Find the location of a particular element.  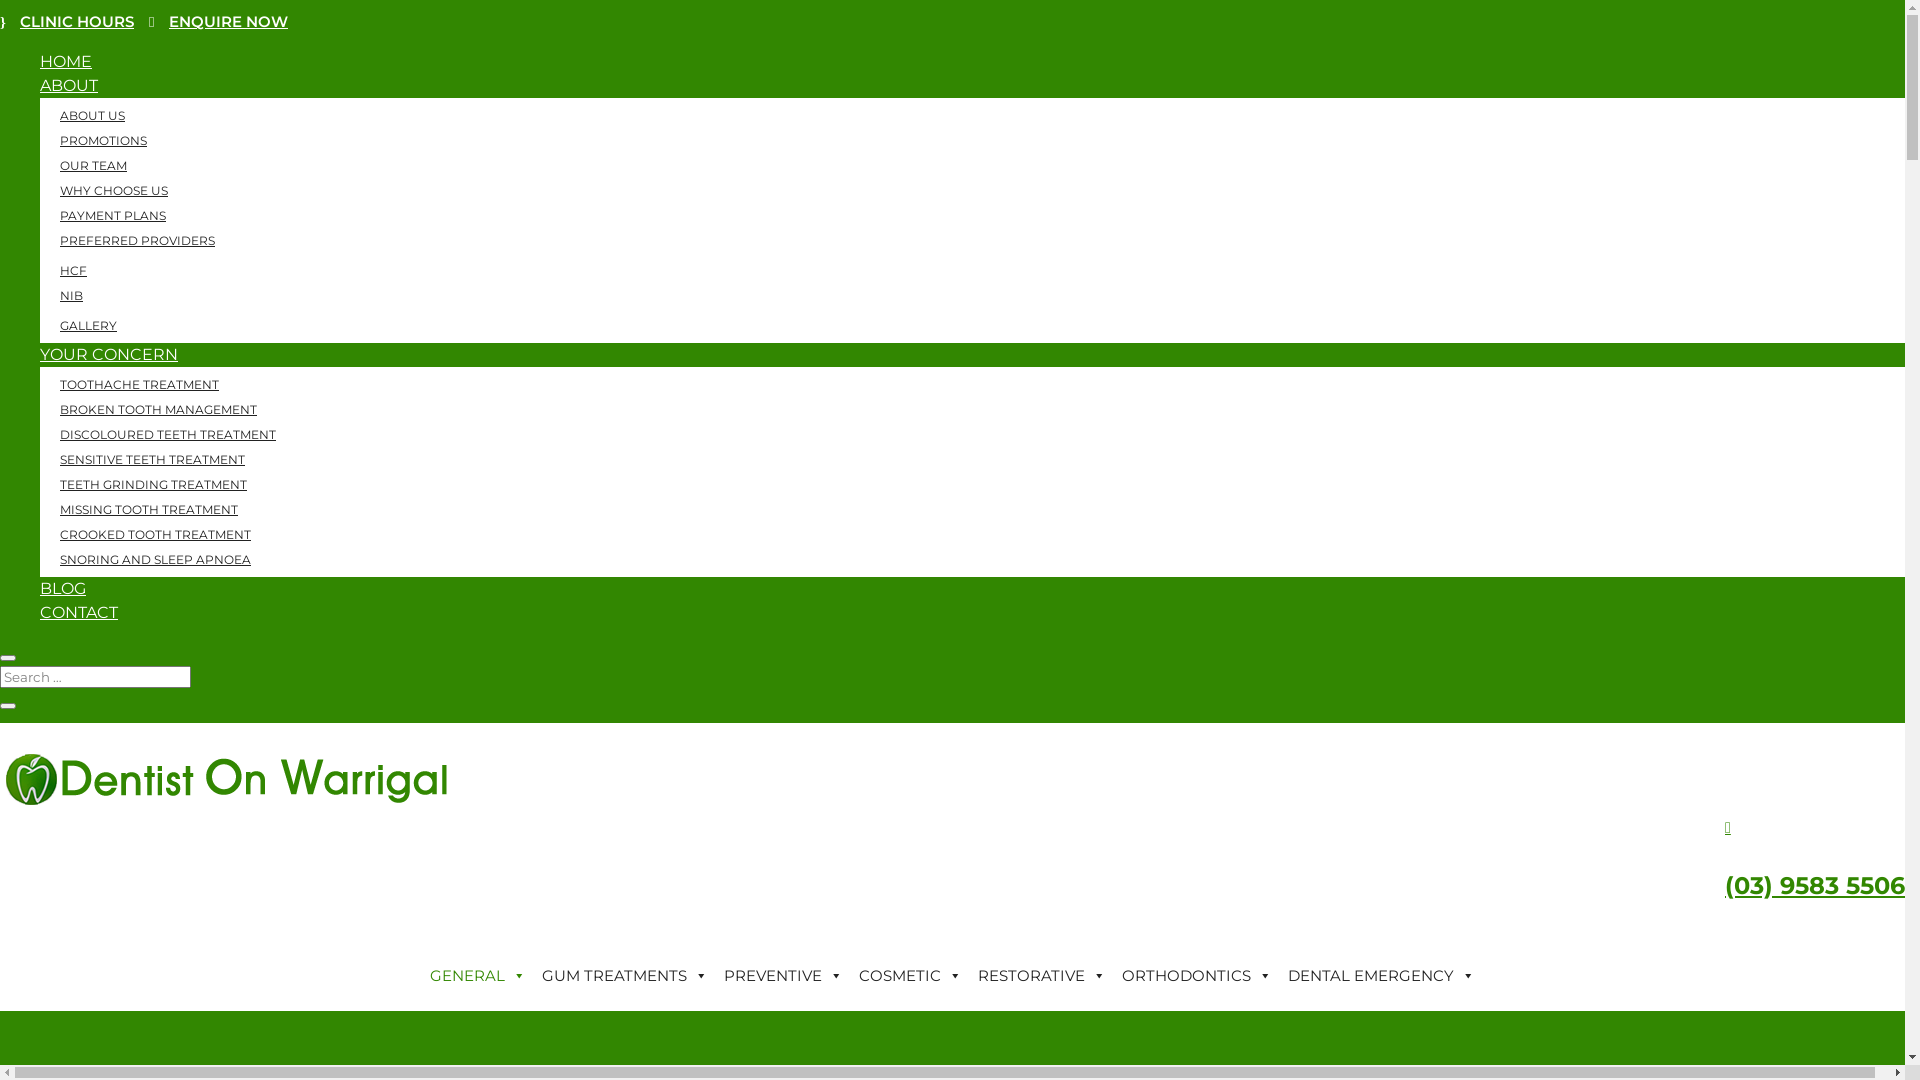

'ORTHODONTICS' is located at coordinates (1196, 974).